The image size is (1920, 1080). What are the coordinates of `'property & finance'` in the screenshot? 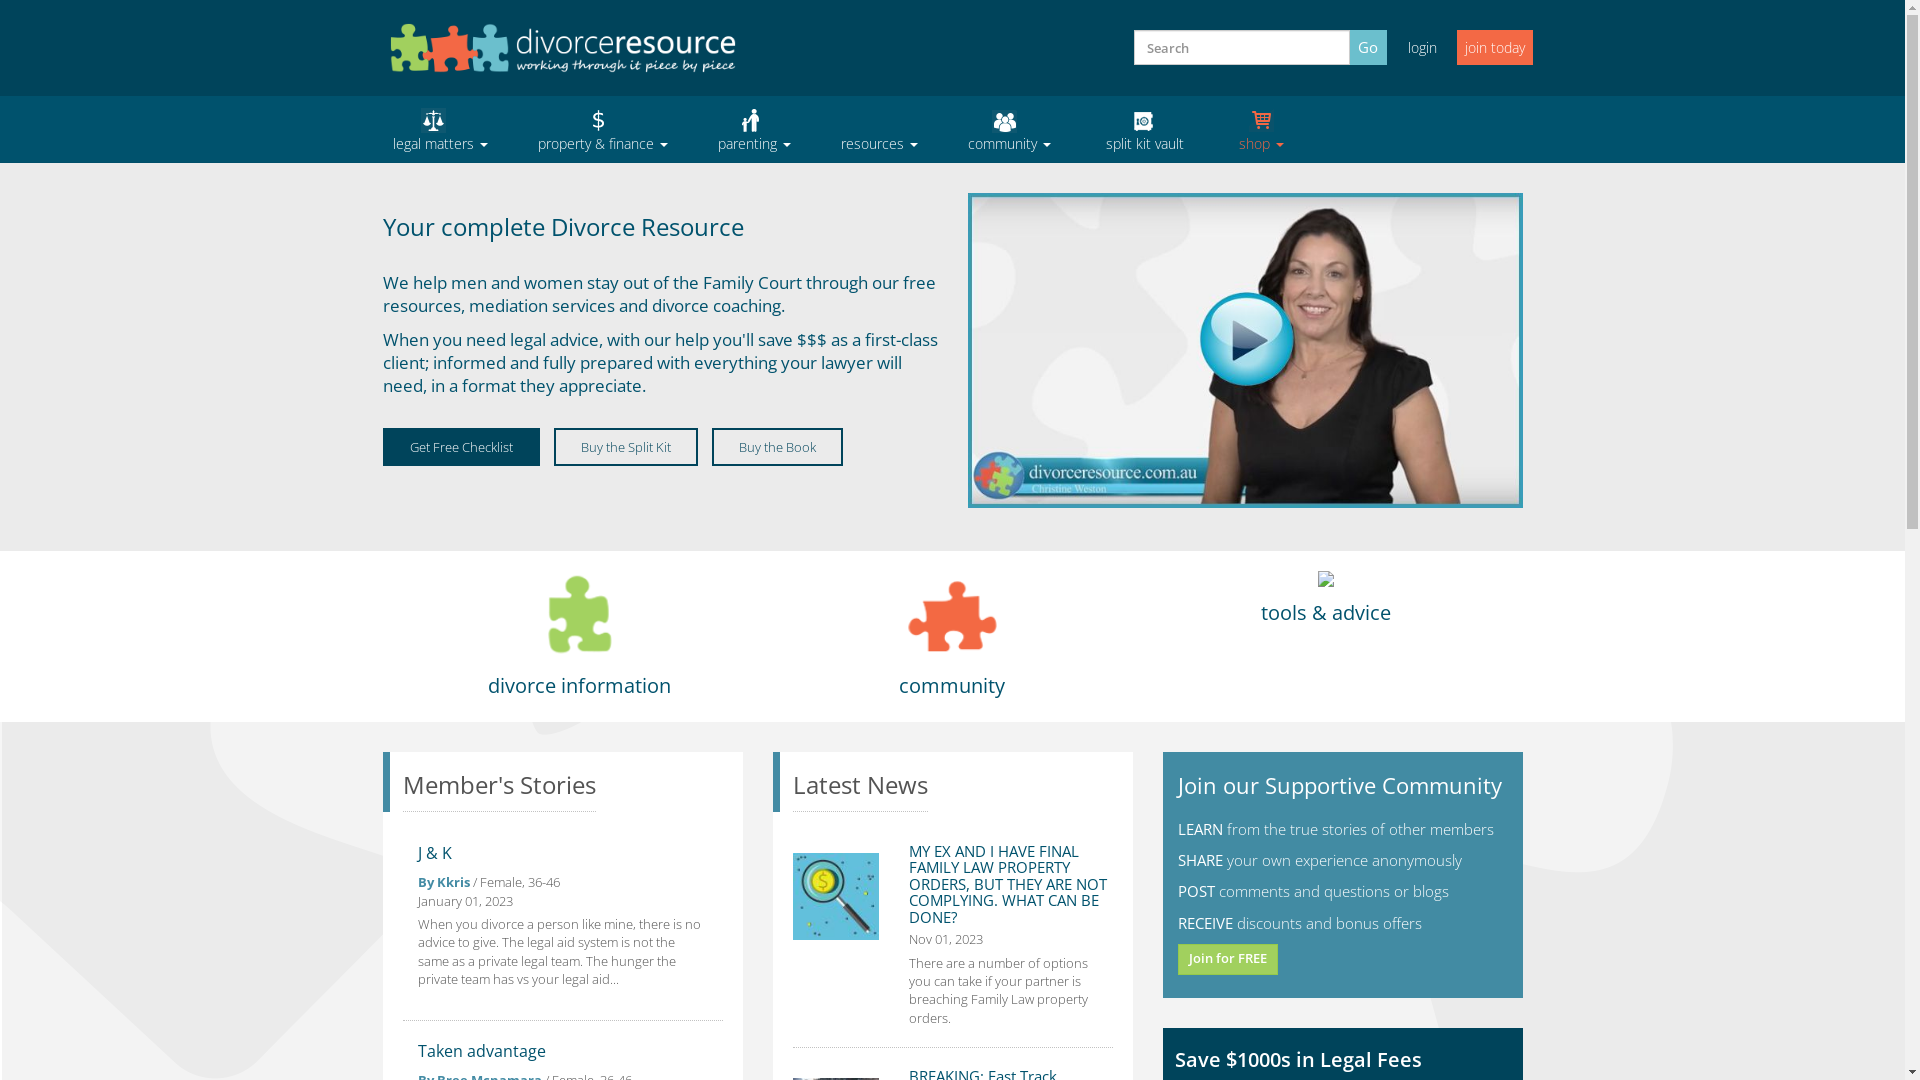 It's located at (512, 129).